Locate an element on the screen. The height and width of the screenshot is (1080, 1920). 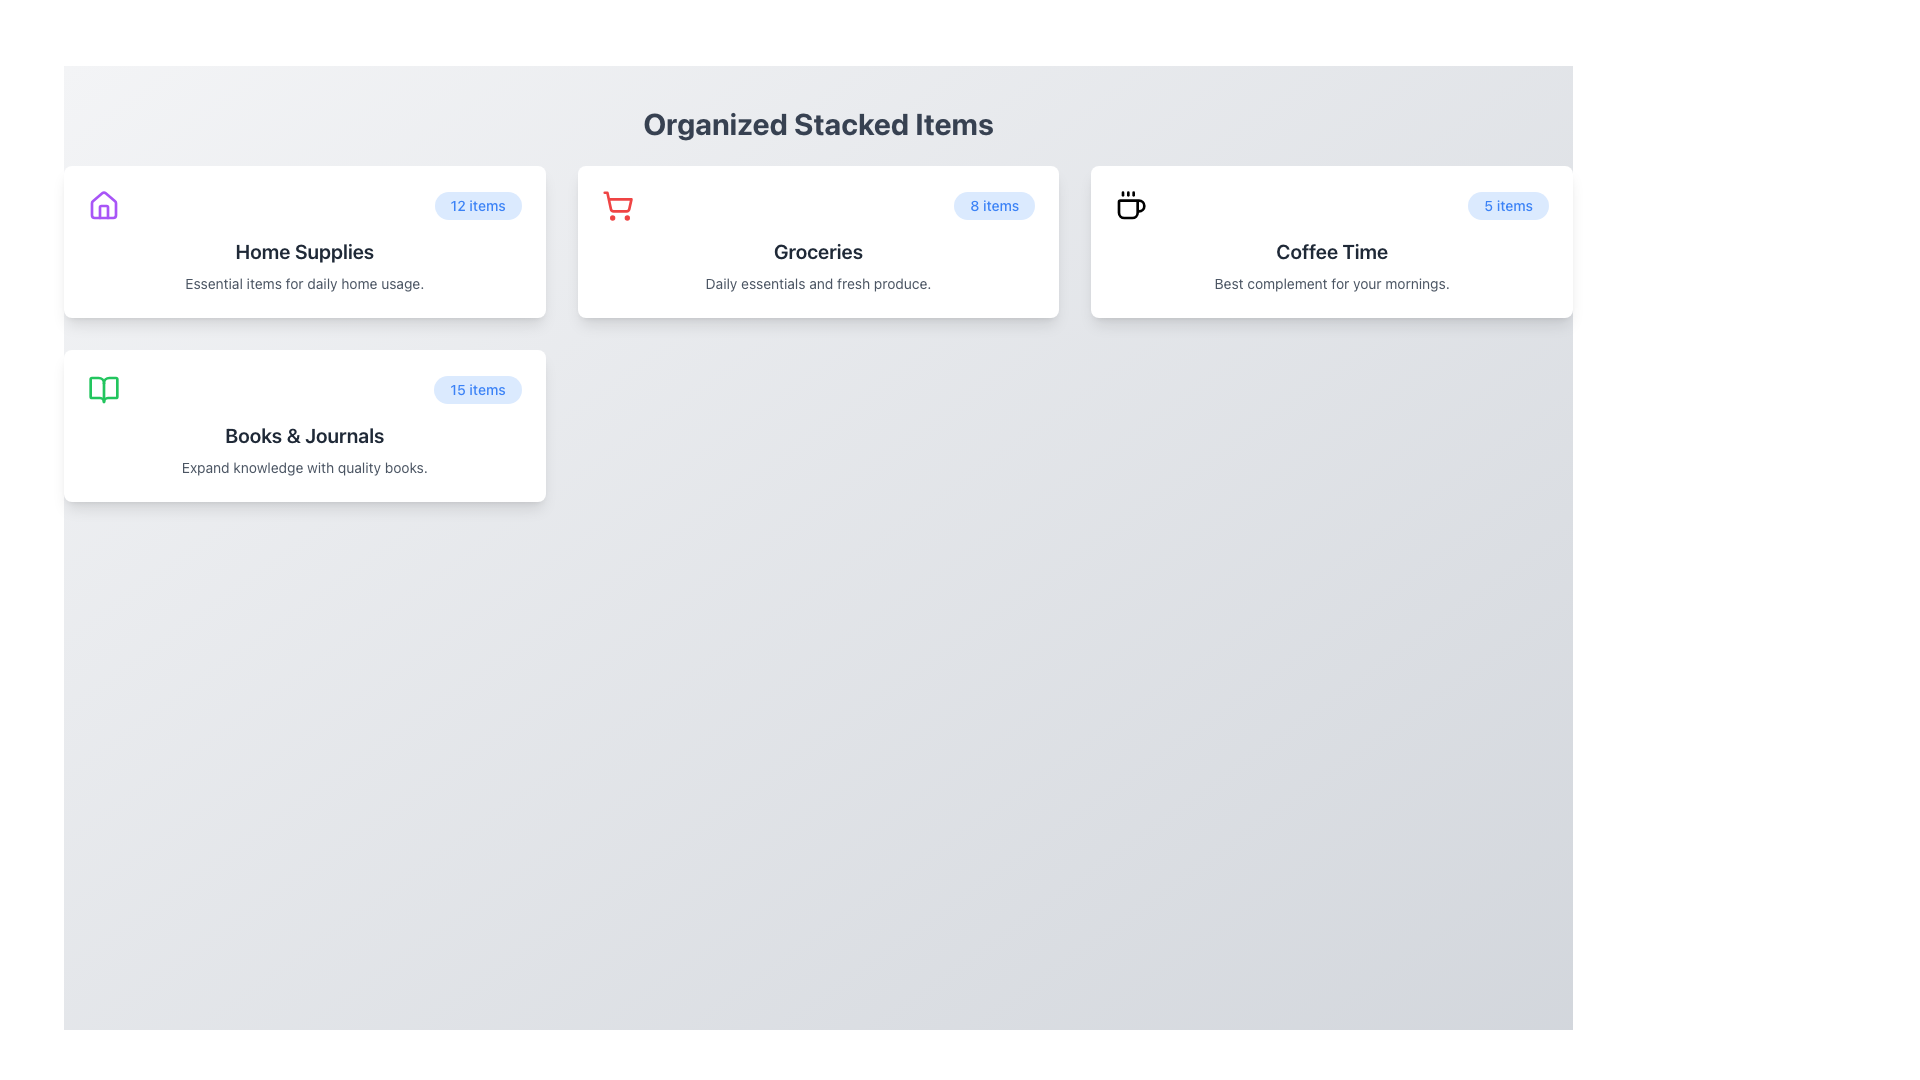
the static text label that serves as the title for the third card in the first row titled 'Books & Journals', located between the badge '15 items' and the description text 'Expand knowledge with quality books.' is located at coordinates (303, 434).